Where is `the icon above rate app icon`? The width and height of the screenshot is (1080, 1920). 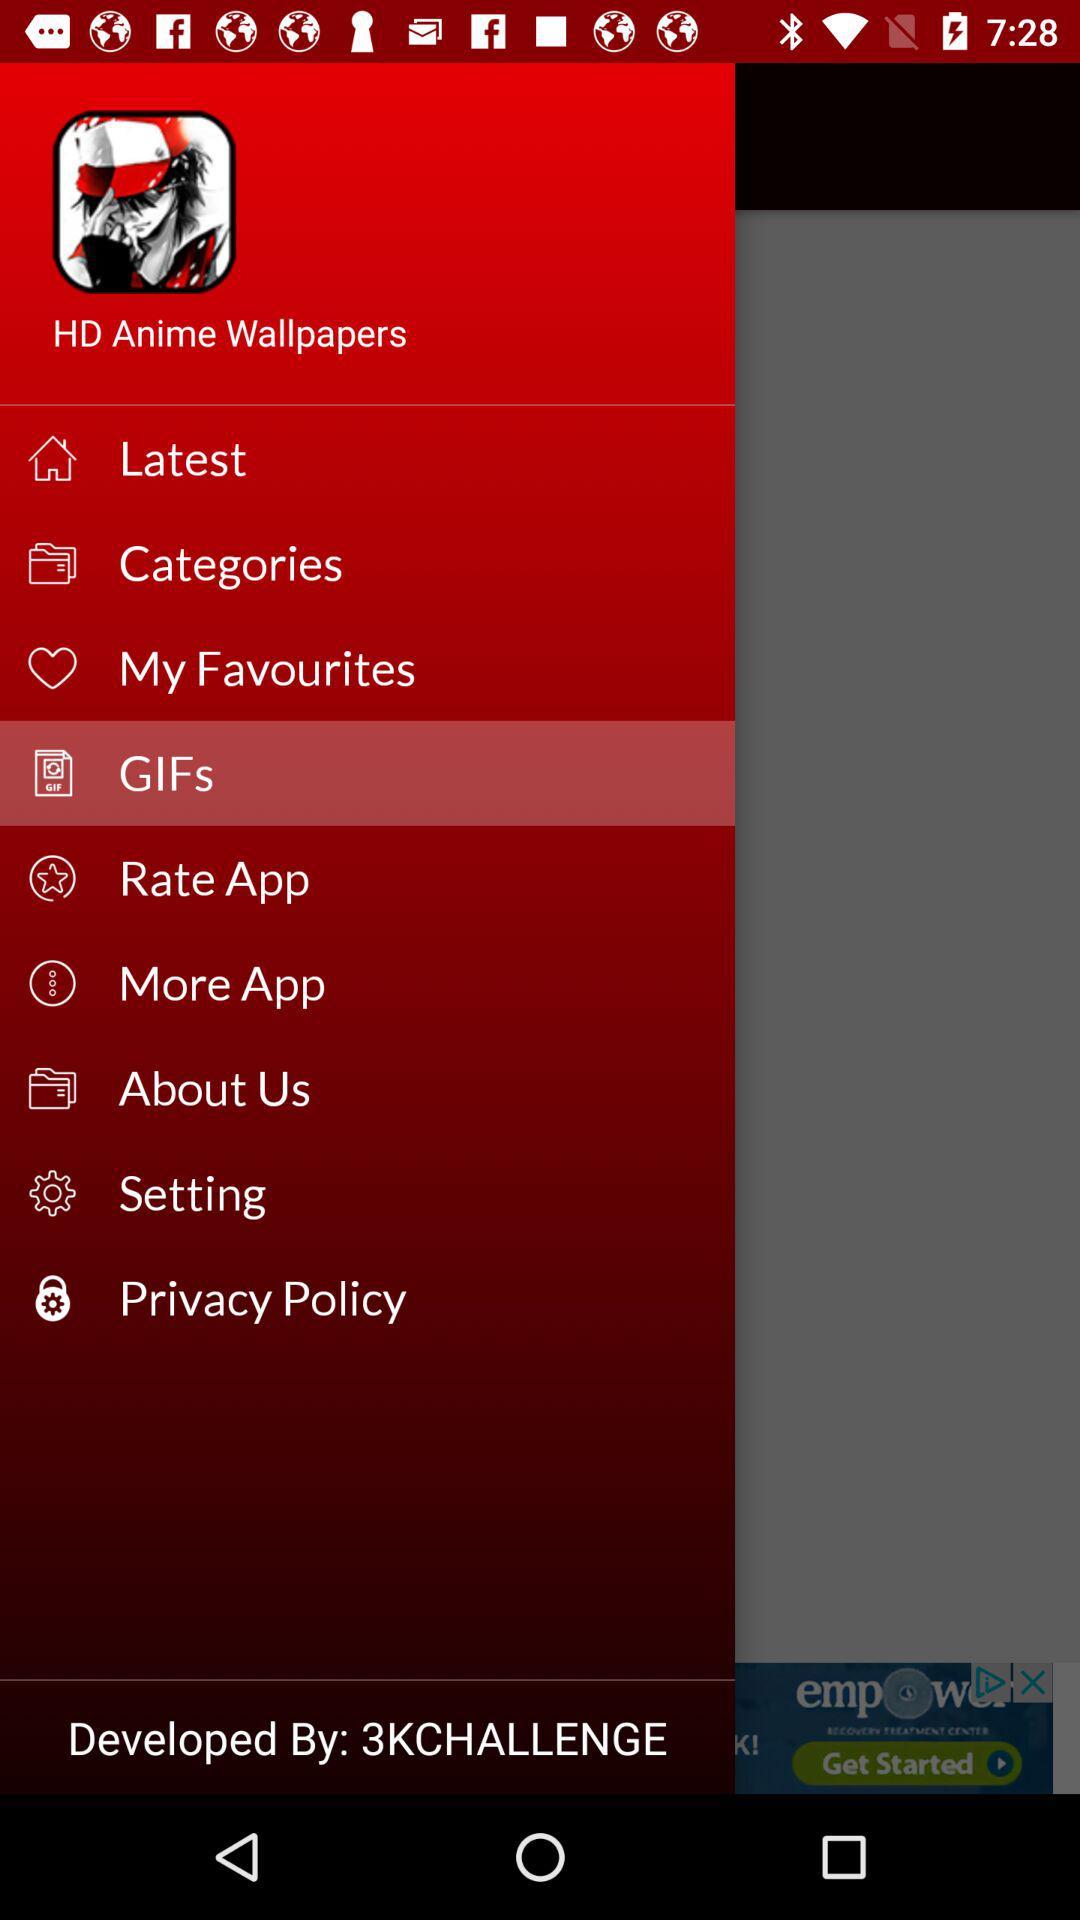
the icon above rate app icon is located at coordinates (412, 772).